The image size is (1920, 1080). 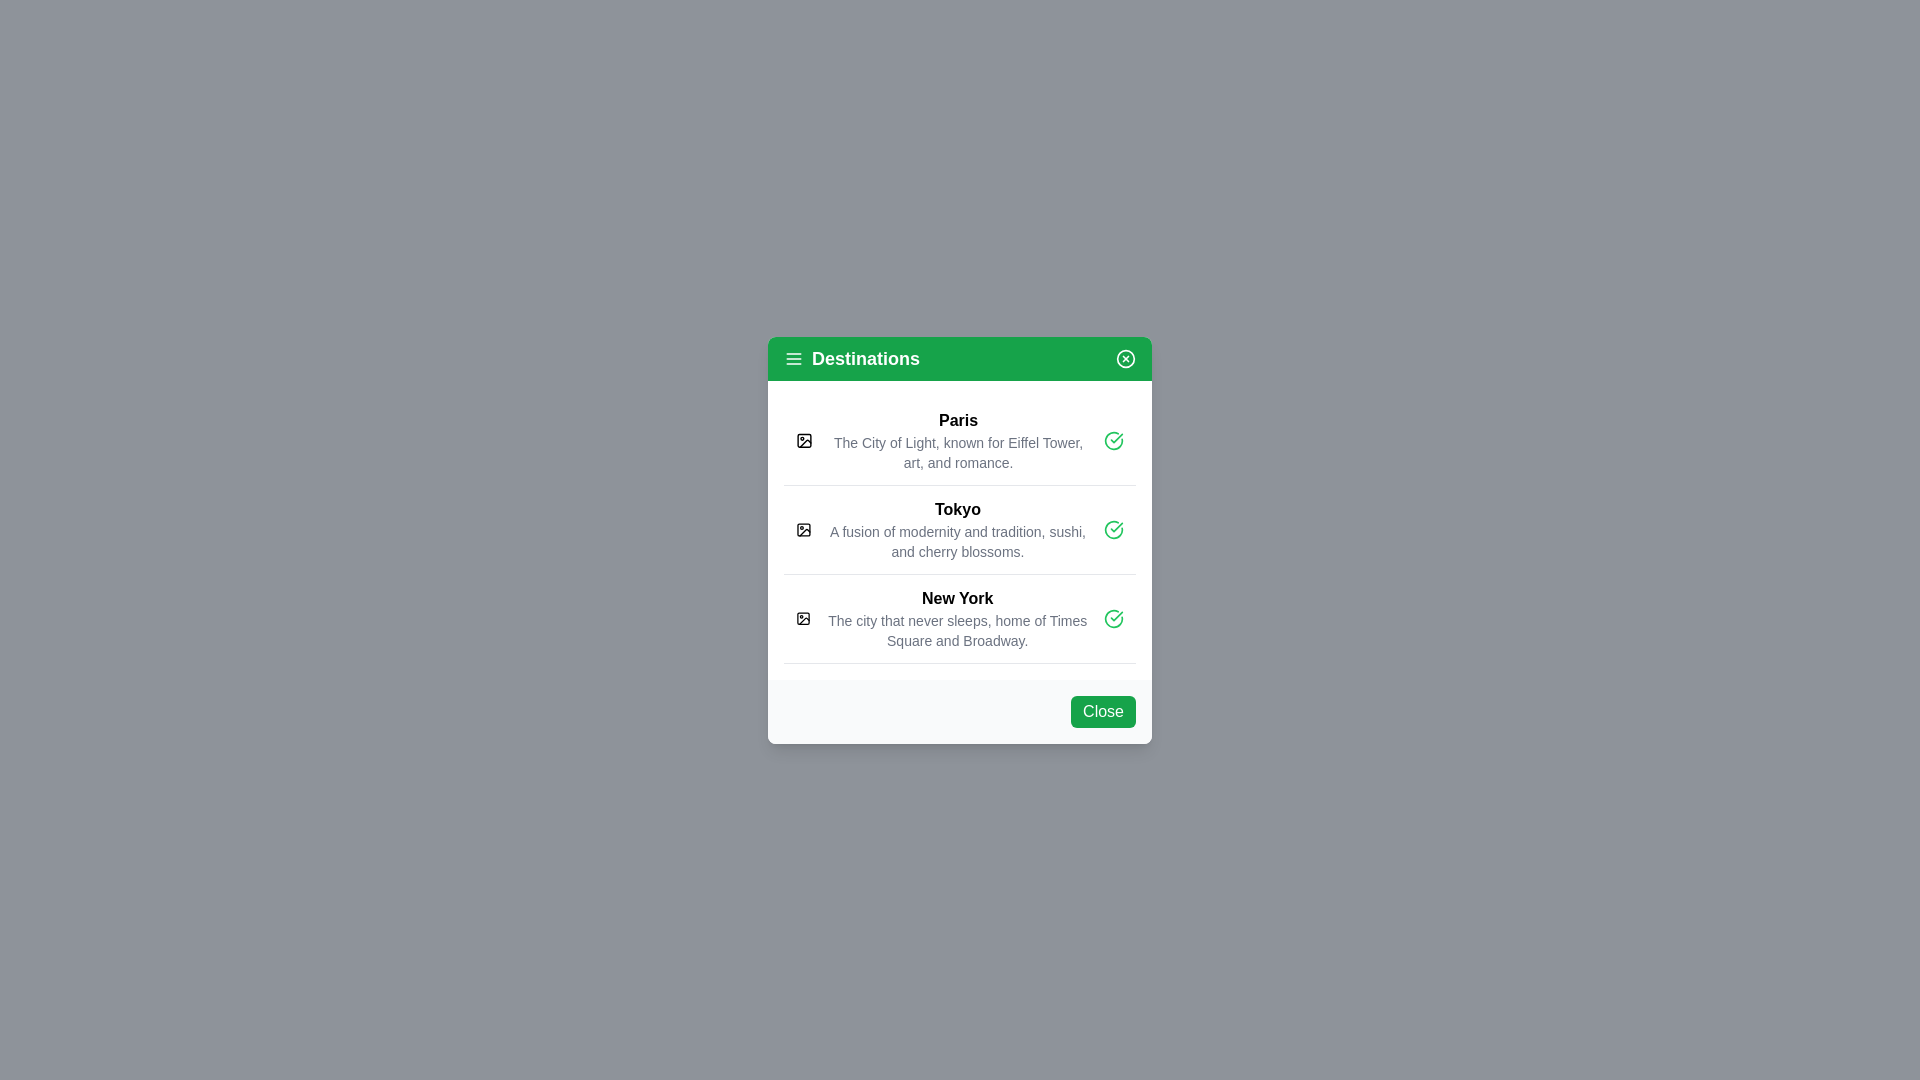 I want to click on the small square SVG icon resembling an image placeholder outline located to the left of the 'Tokyo' label in the second item row of the vertical list, so click(x=803, y=528).